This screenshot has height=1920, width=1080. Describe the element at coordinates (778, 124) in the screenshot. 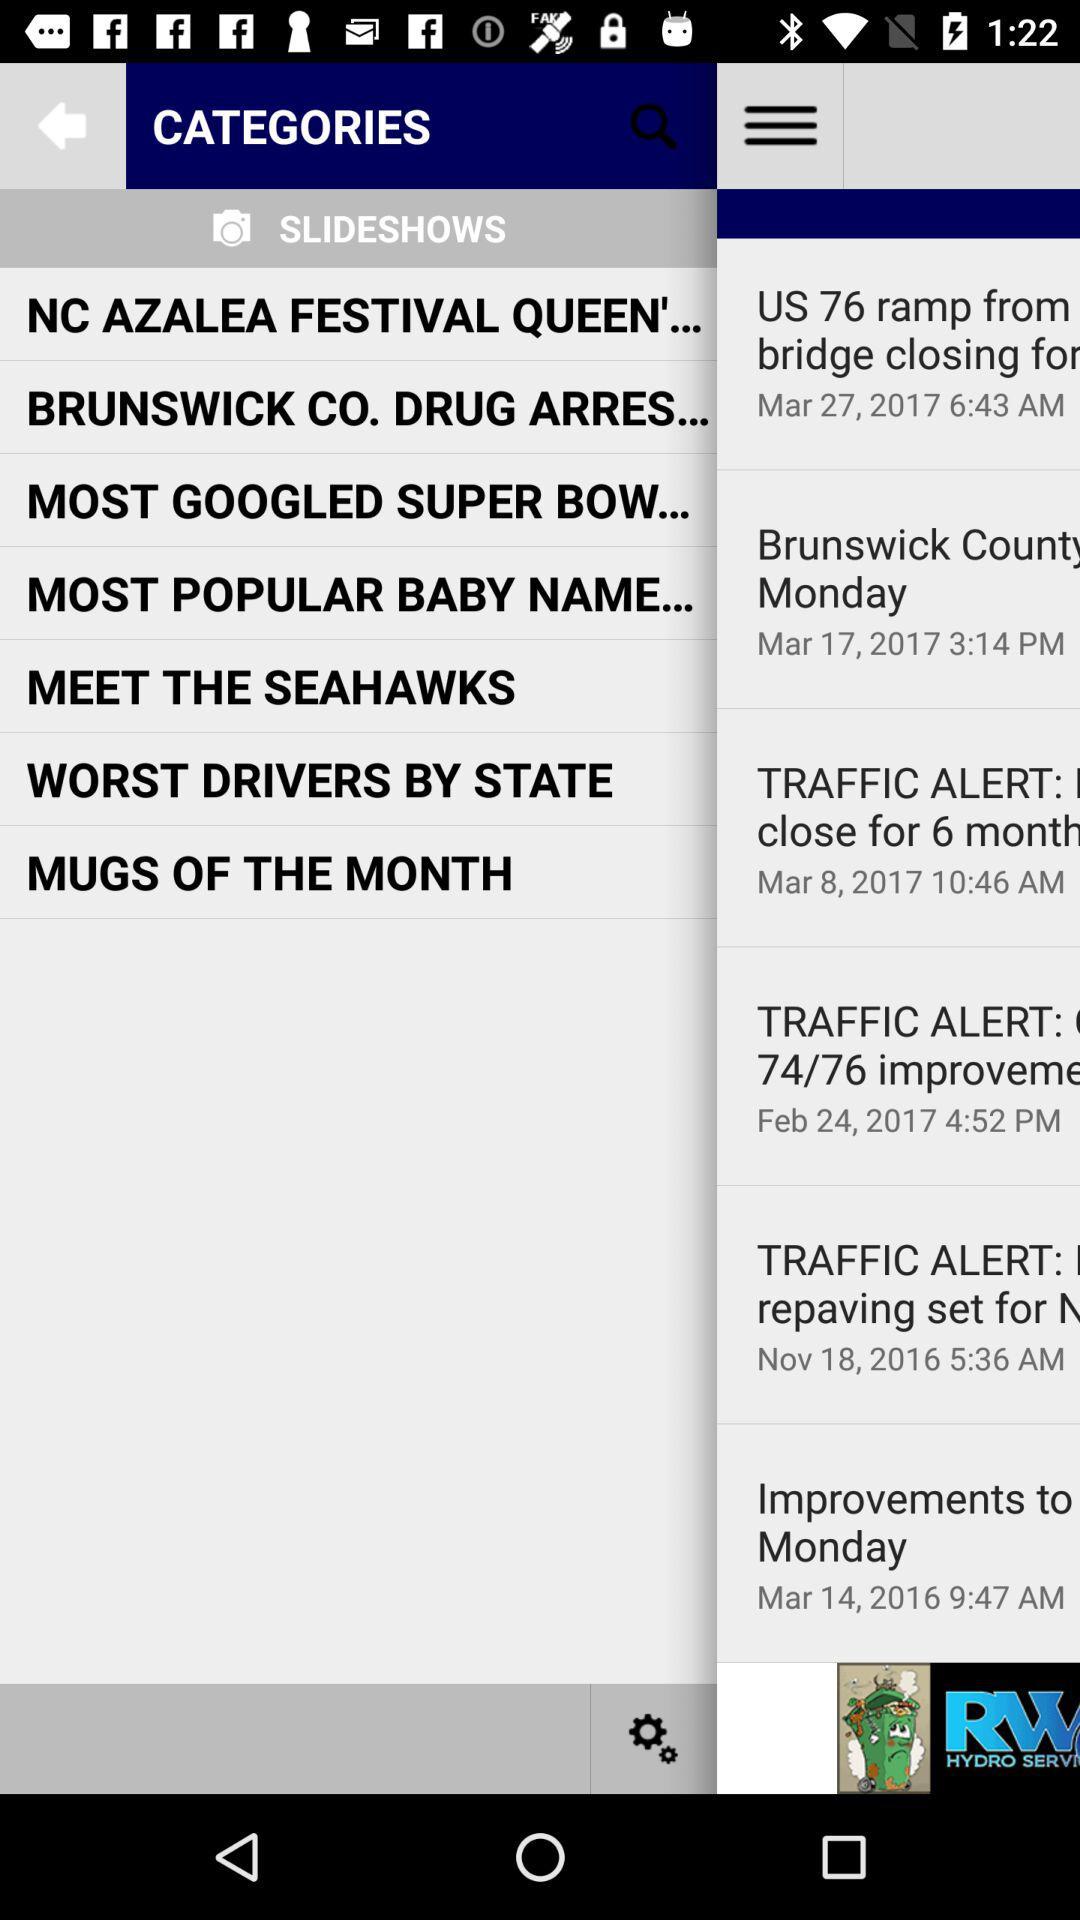

I see `the menu icon` at that location.